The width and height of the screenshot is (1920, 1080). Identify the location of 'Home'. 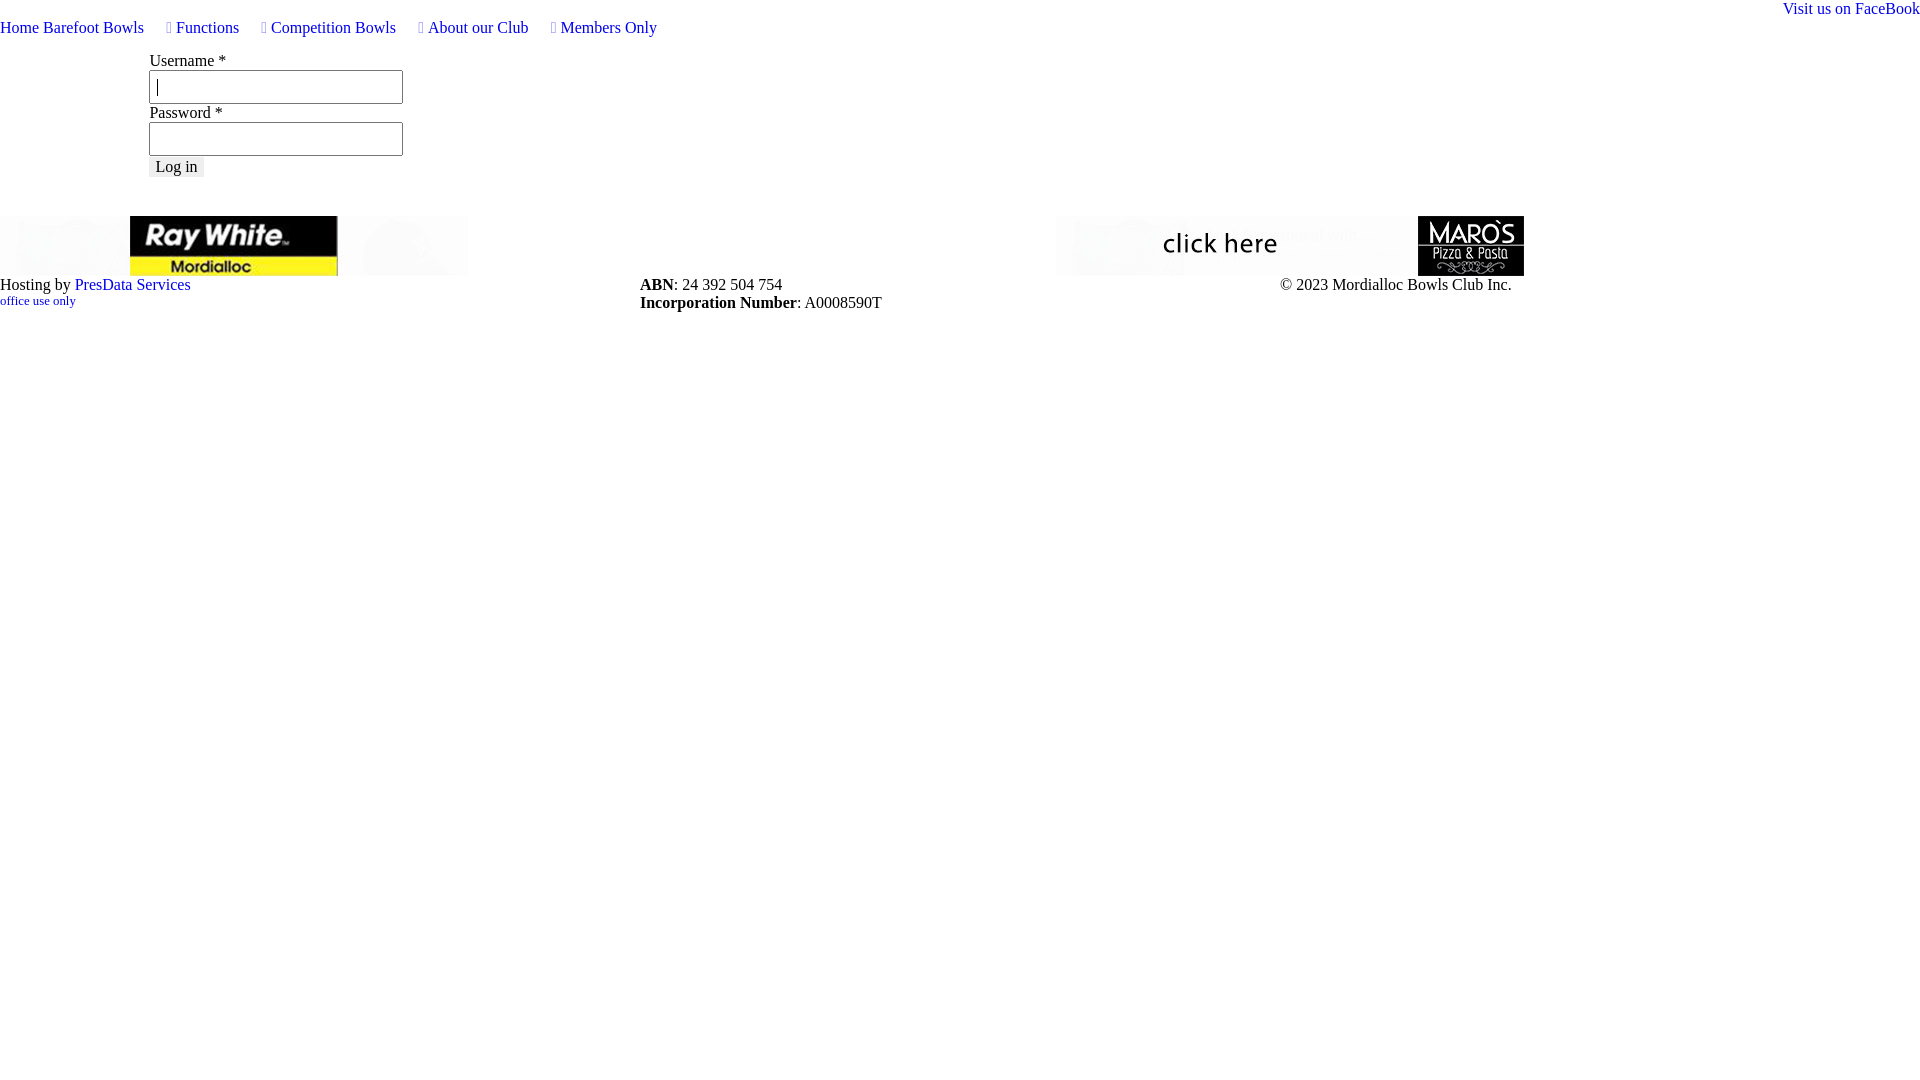
(0, 27).